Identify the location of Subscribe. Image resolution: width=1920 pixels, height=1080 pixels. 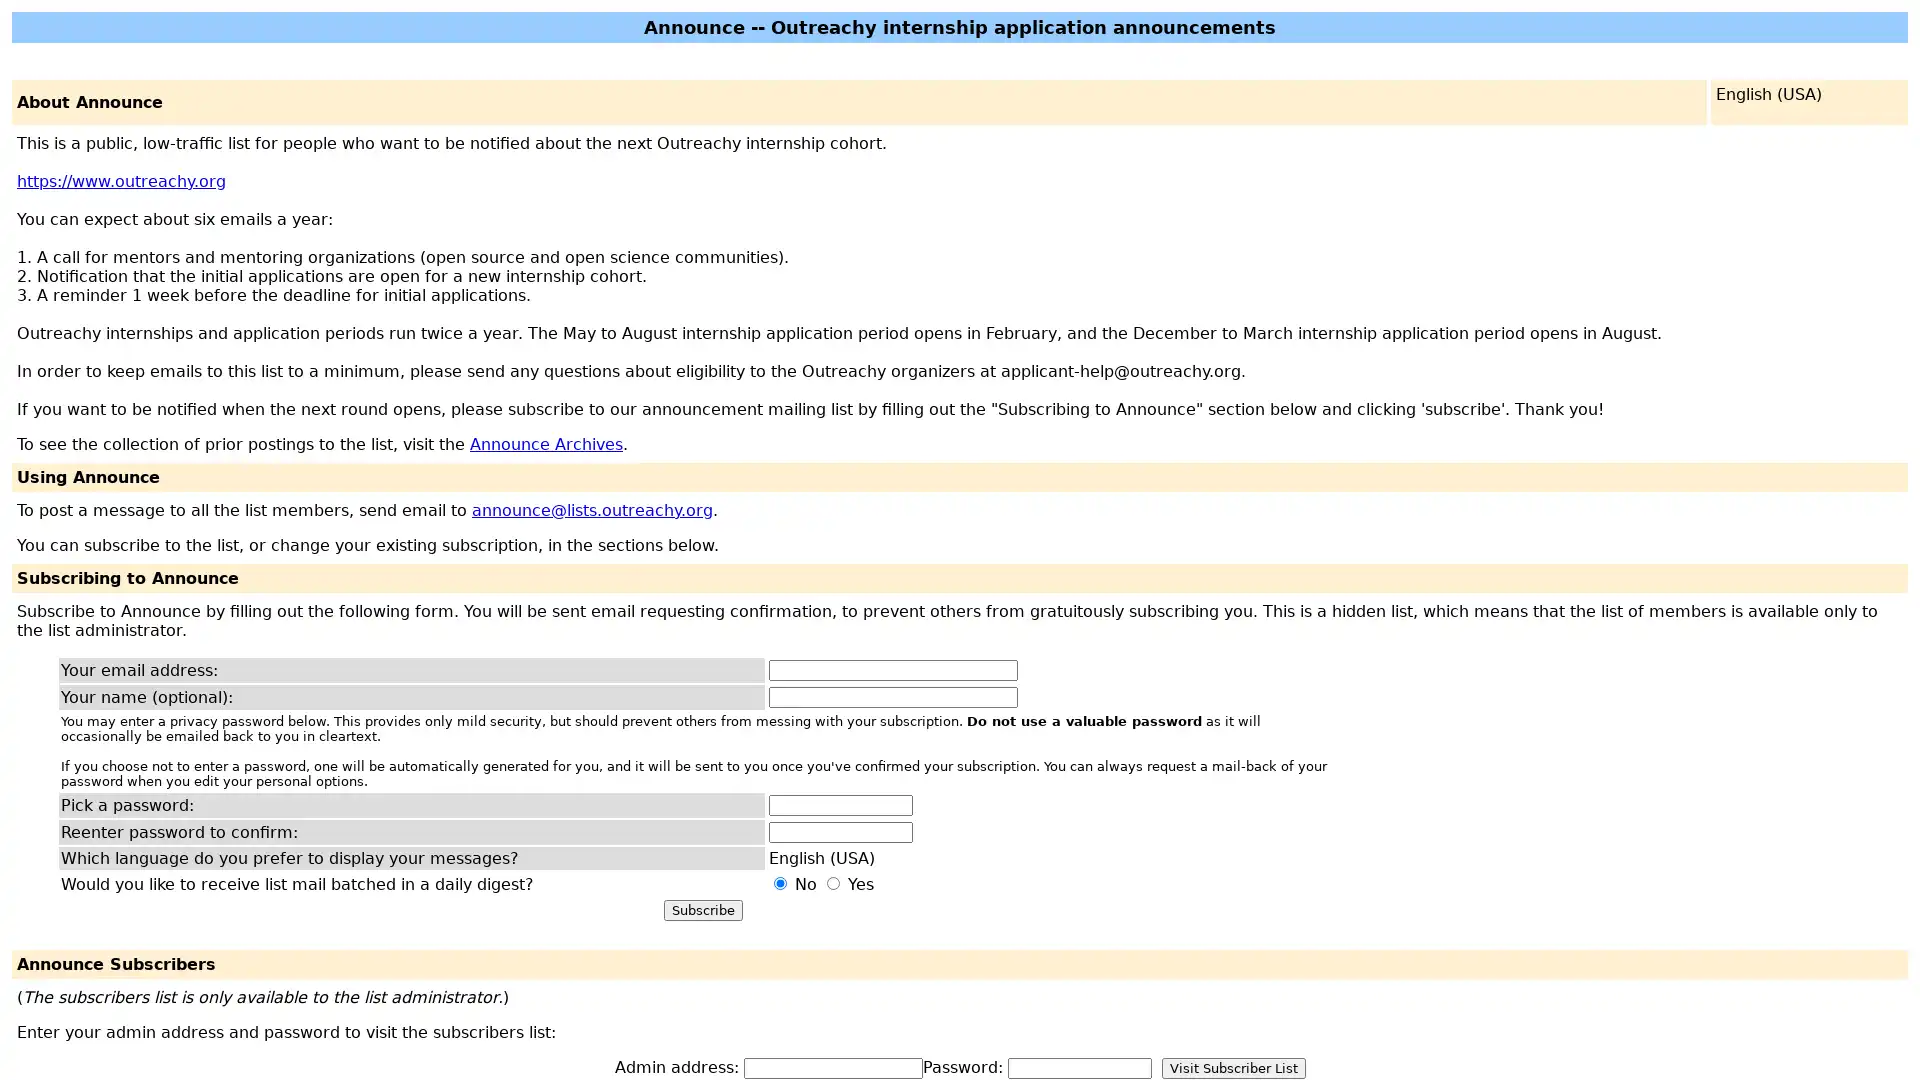
(702, 910).